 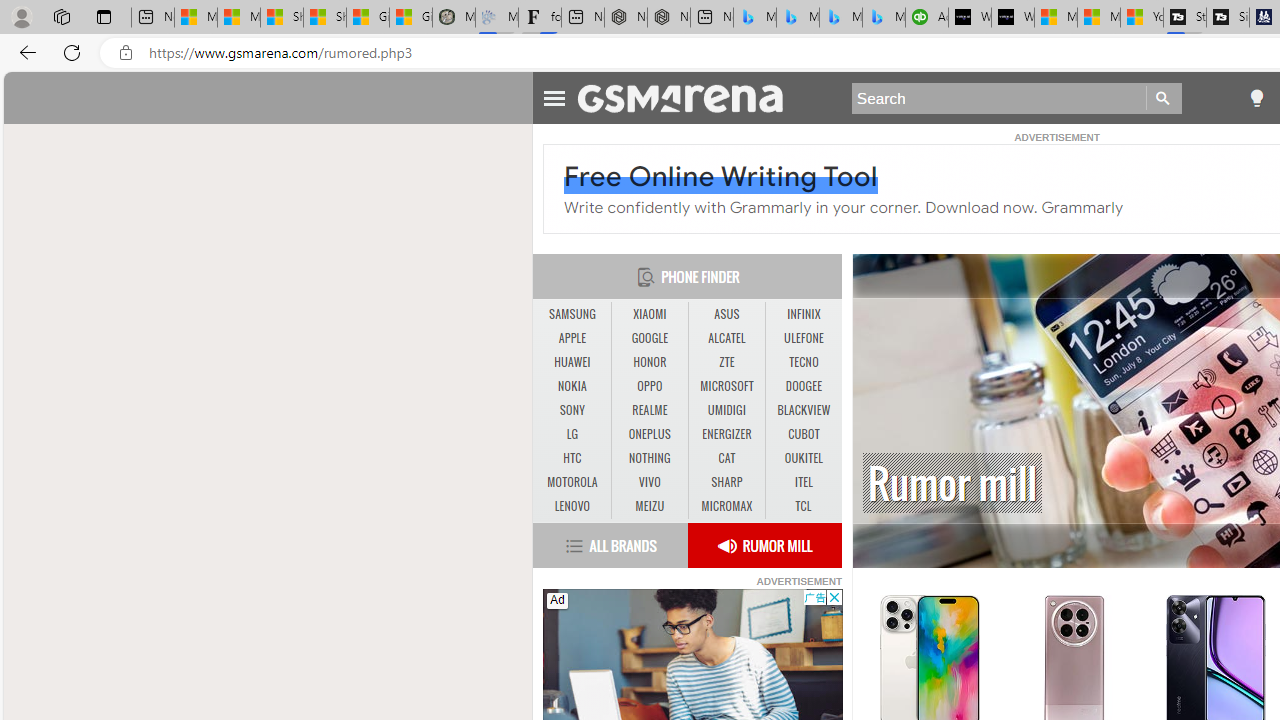 What do you see at coordinates (726, 409) in the screenshot?
I see `'UMIDIGI'` at bounding box center [726, 409].